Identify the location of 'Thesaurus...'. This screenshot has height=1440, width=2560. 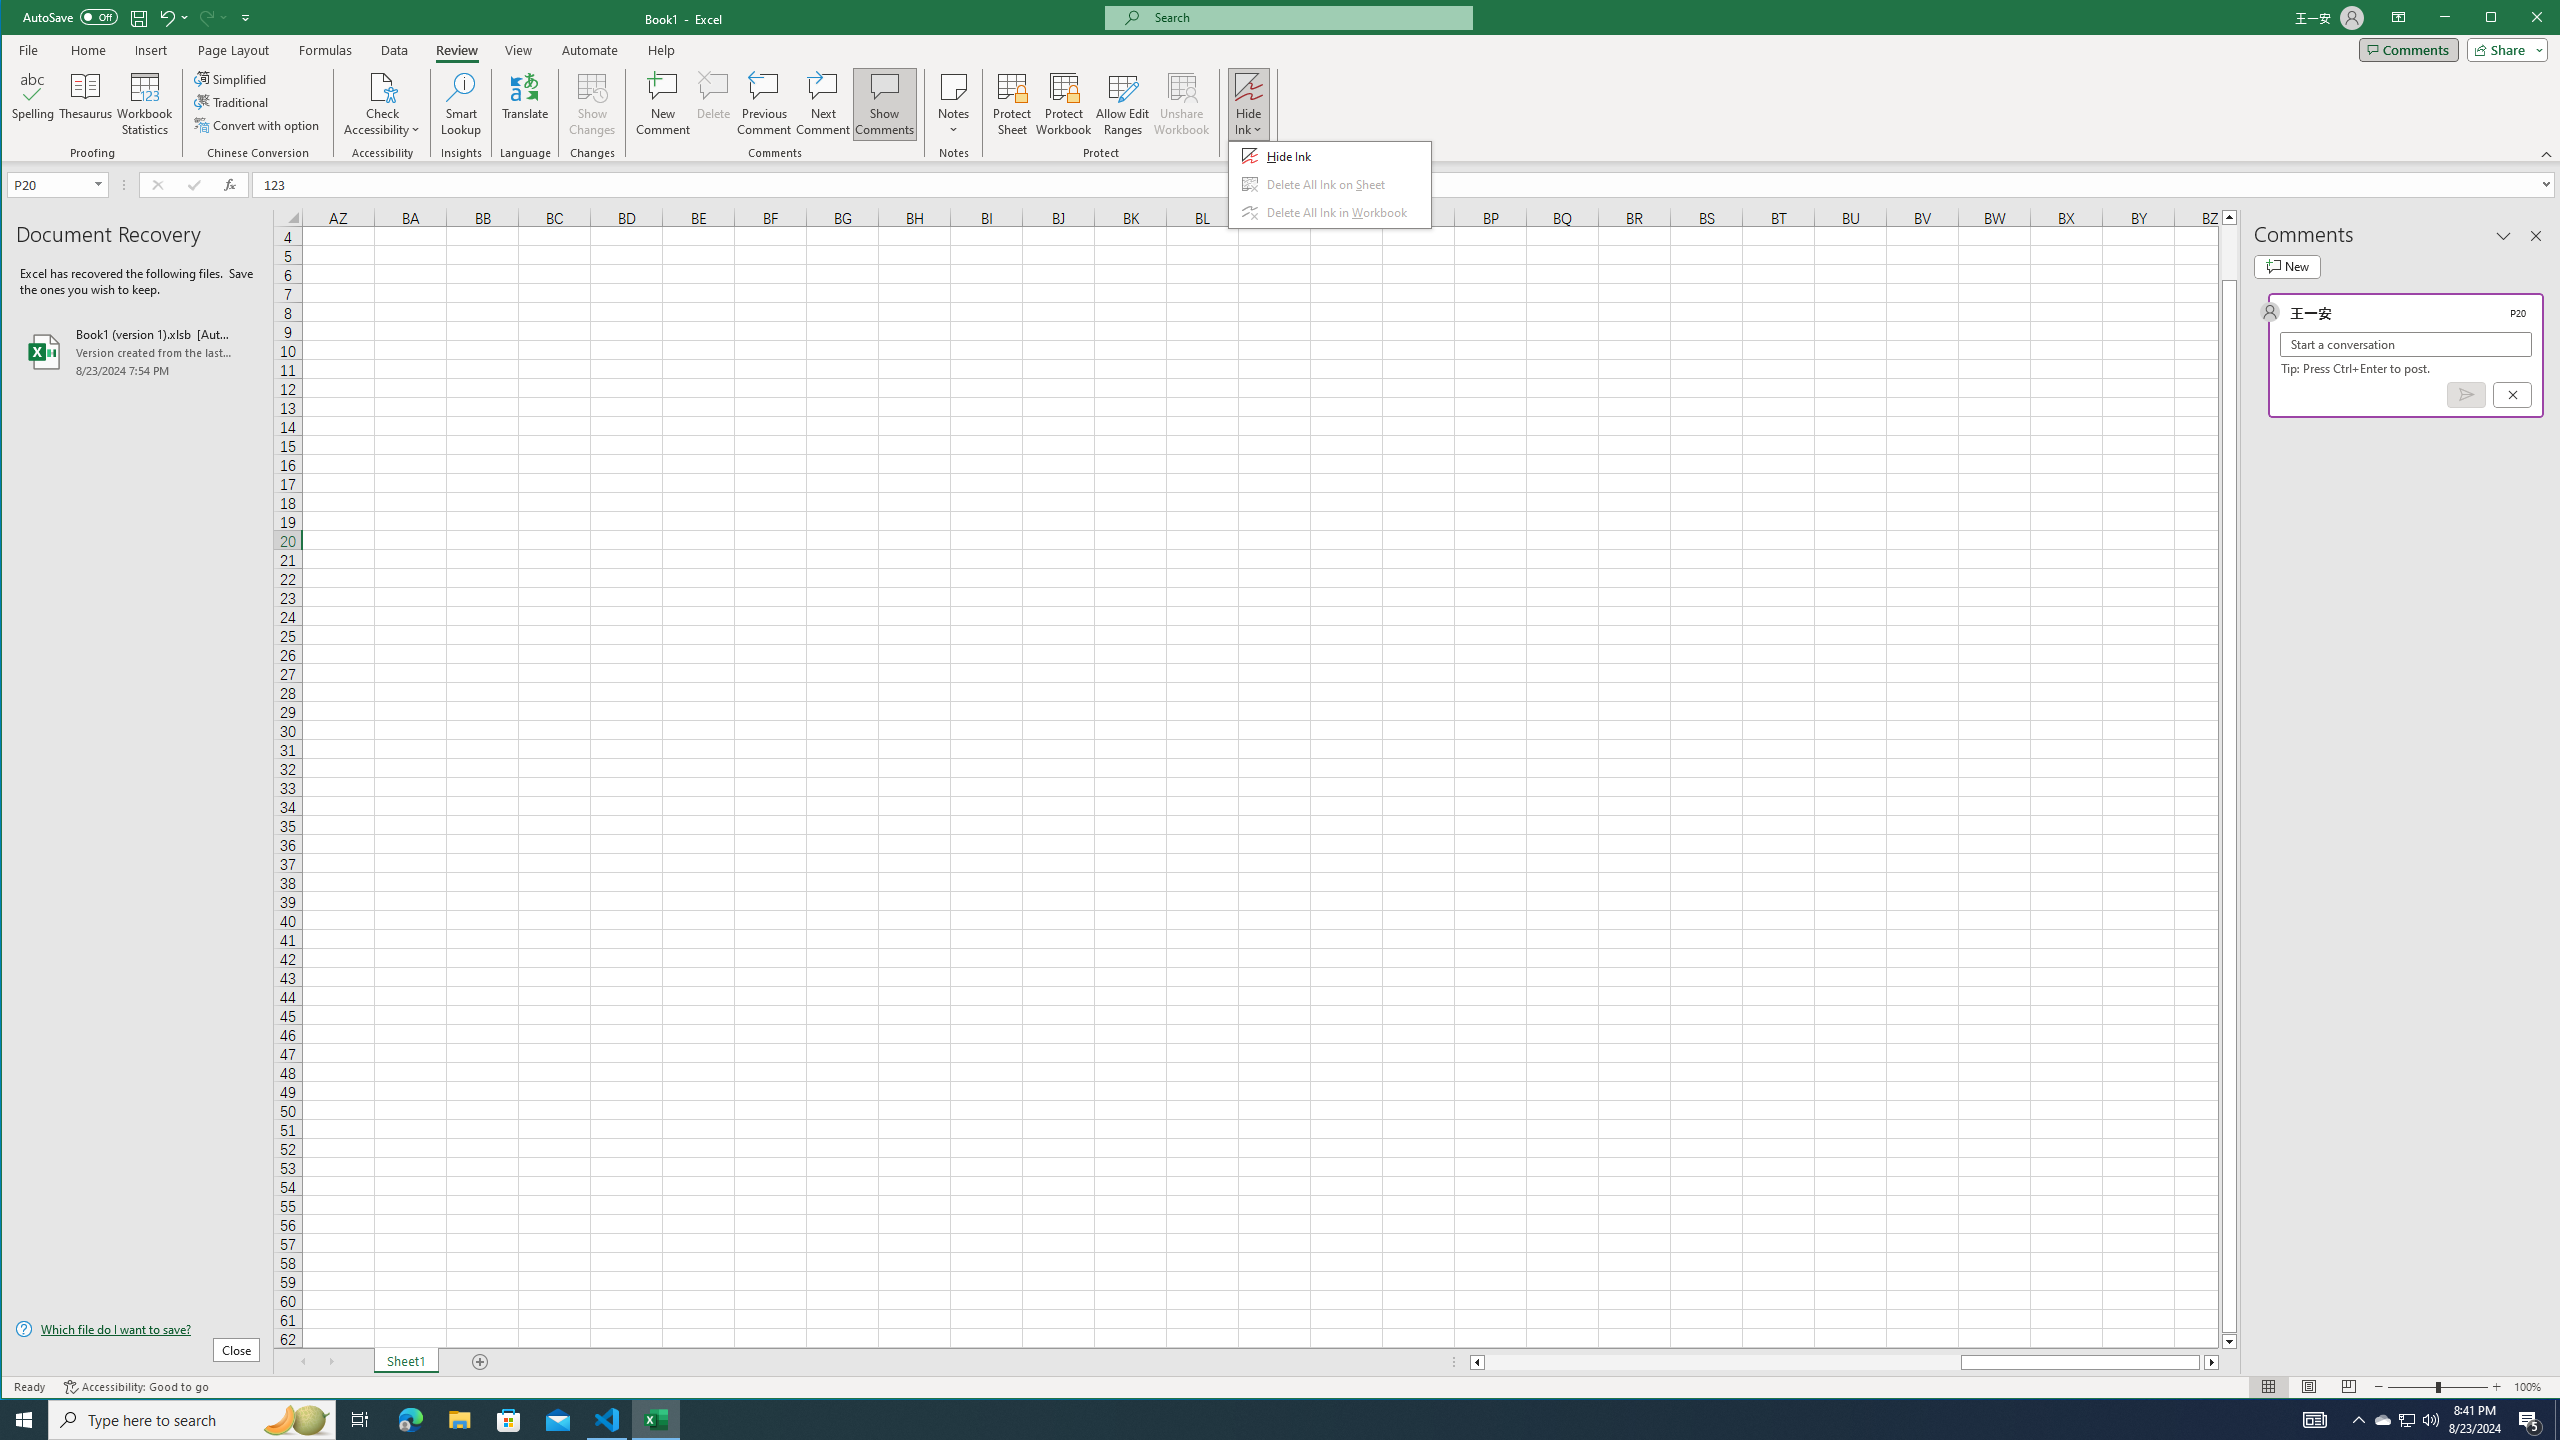
(85, 103).